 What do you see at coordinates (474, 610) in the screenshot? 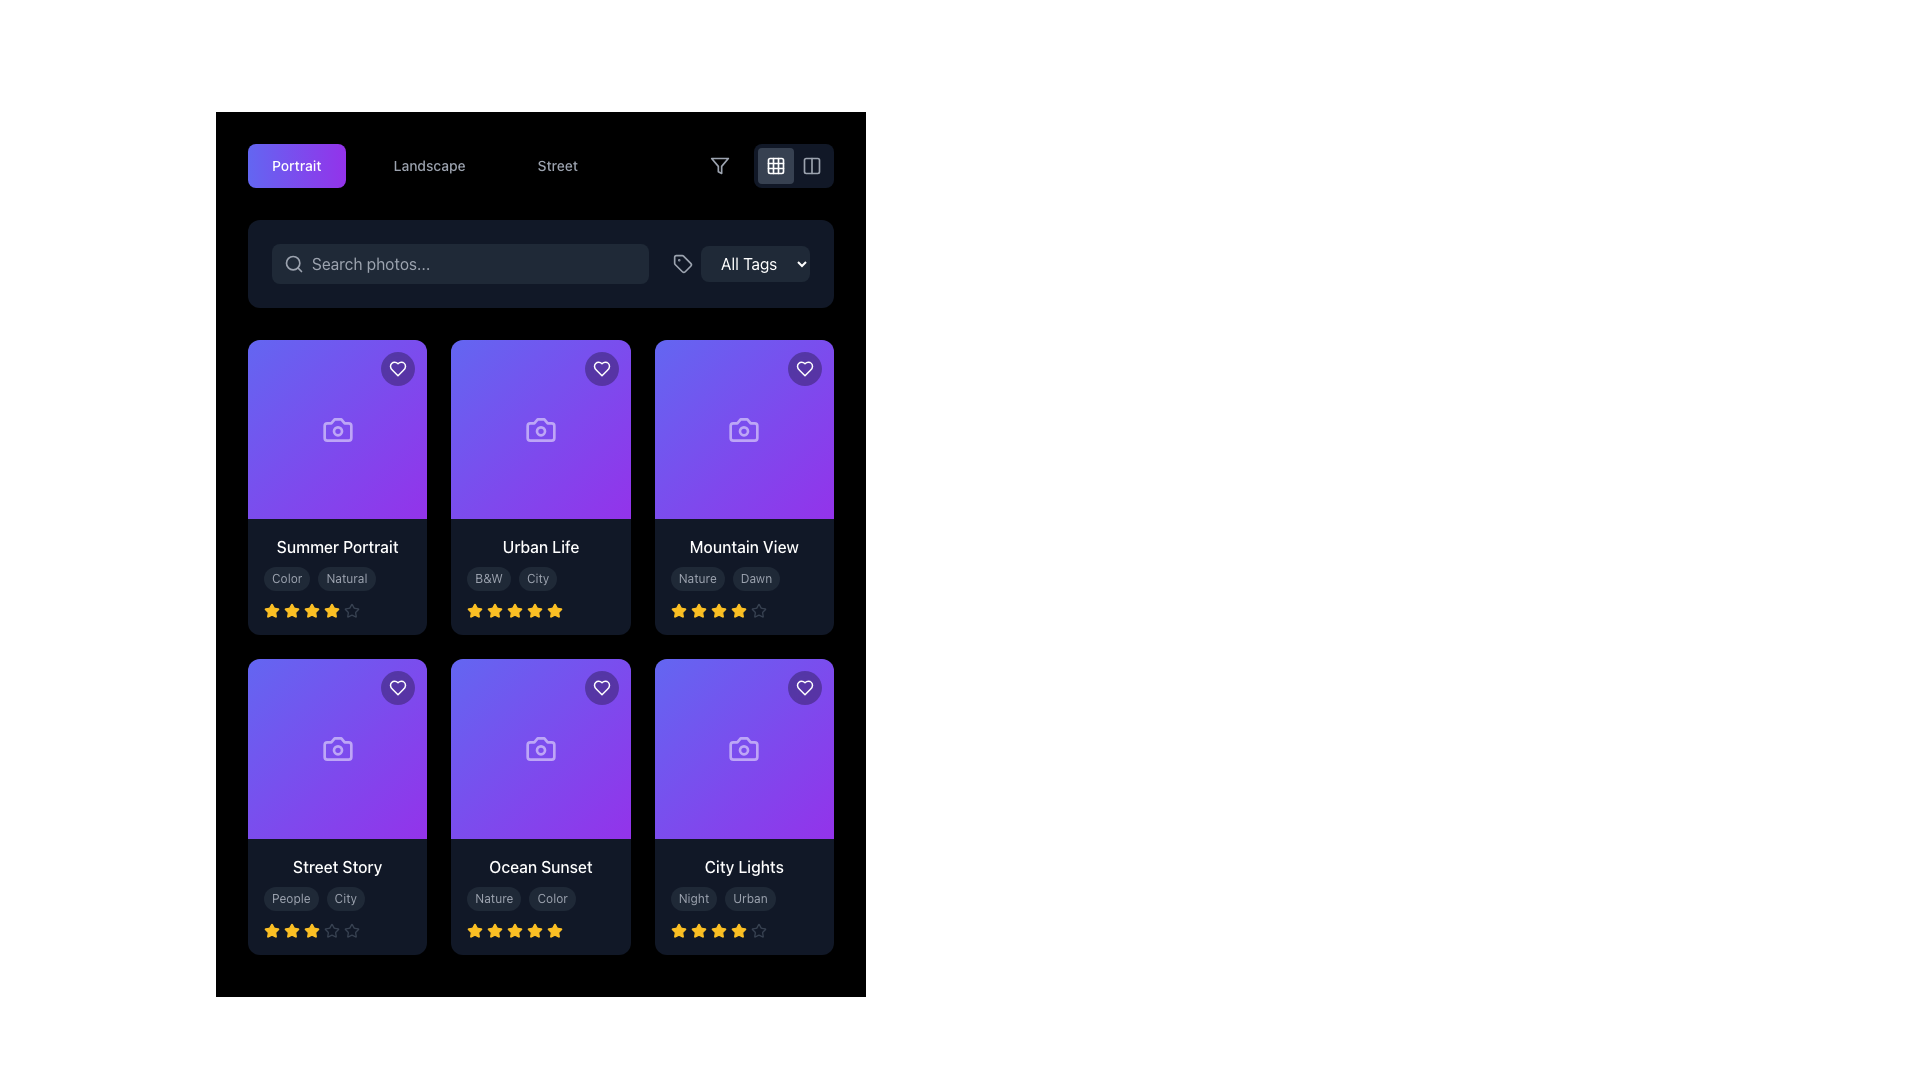
I see `the third star from the left in the second row of the grid layout in the rating section below the 'Urban Life' card` at bounding box center [474, 610].